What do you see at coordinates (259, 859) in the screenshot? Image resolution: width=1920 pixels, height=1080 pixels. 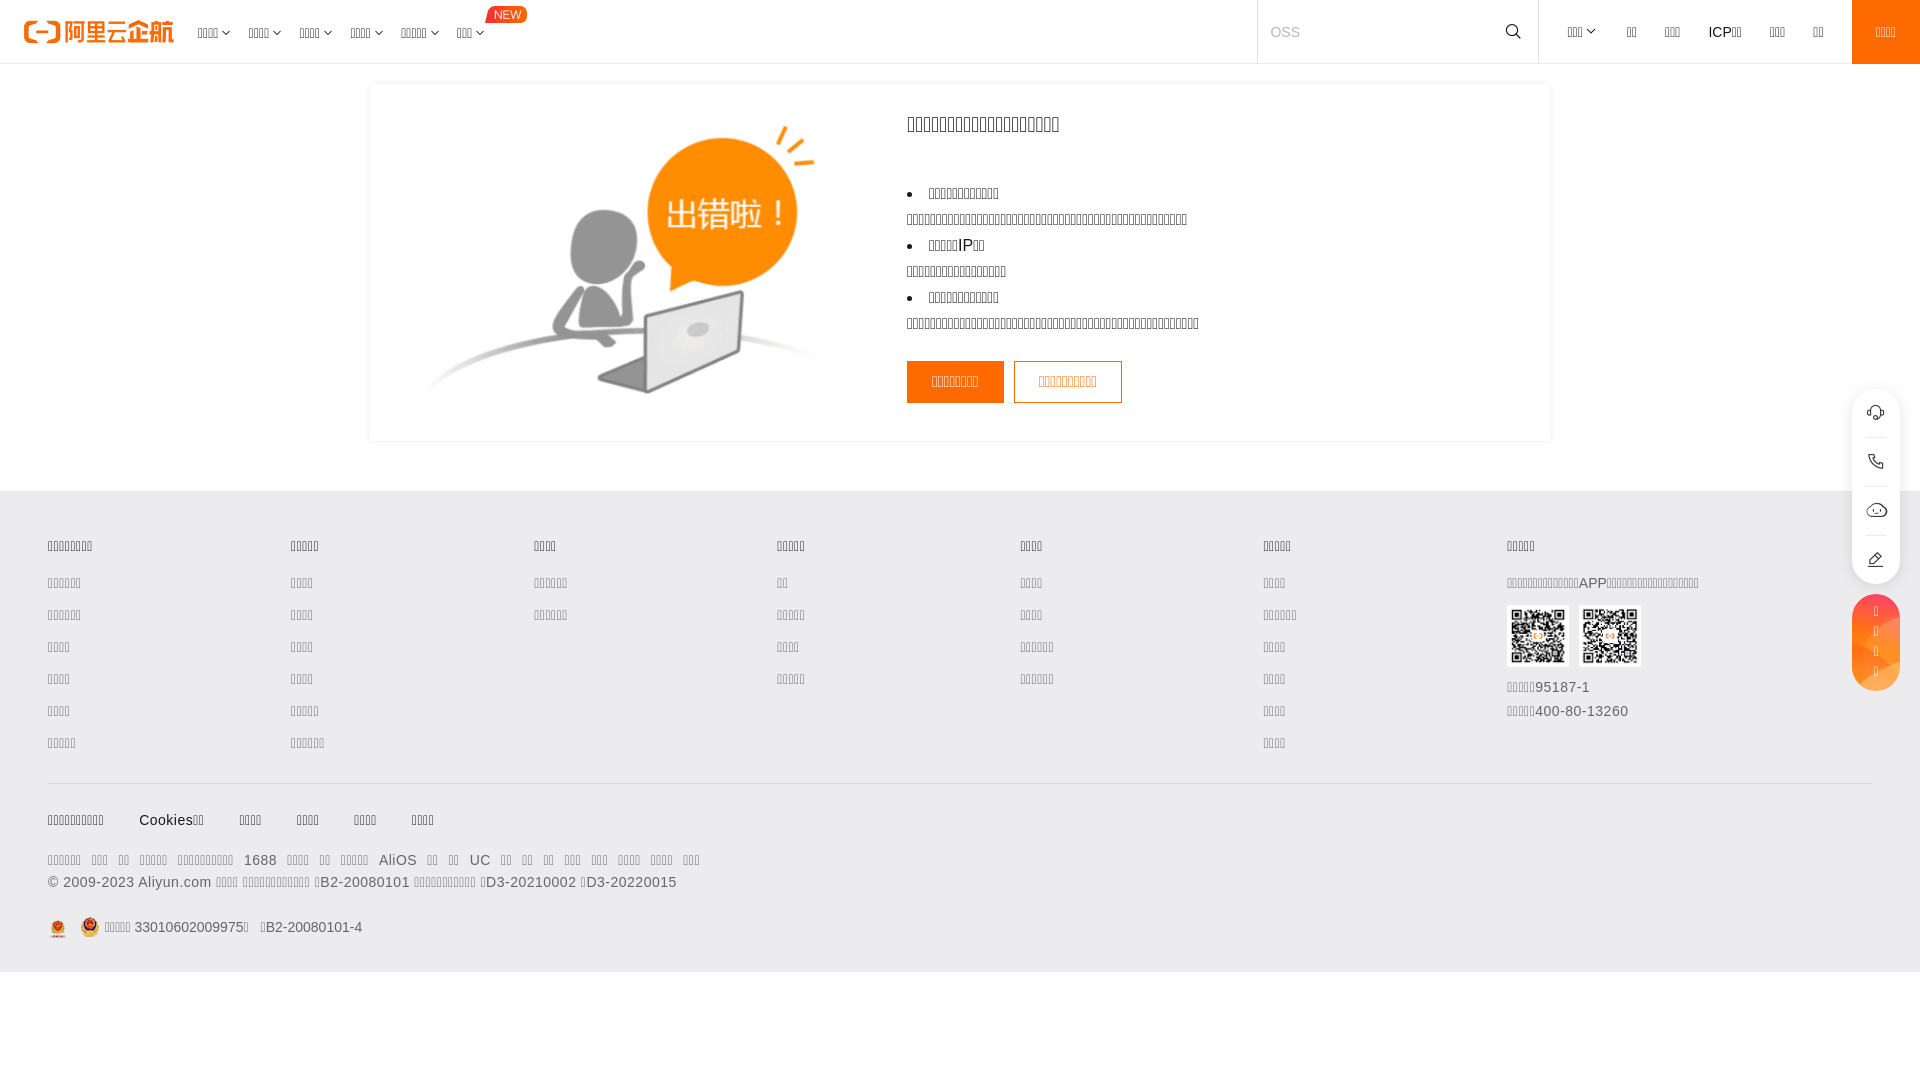 I see `'1688'` at bounding box center [259, 859].